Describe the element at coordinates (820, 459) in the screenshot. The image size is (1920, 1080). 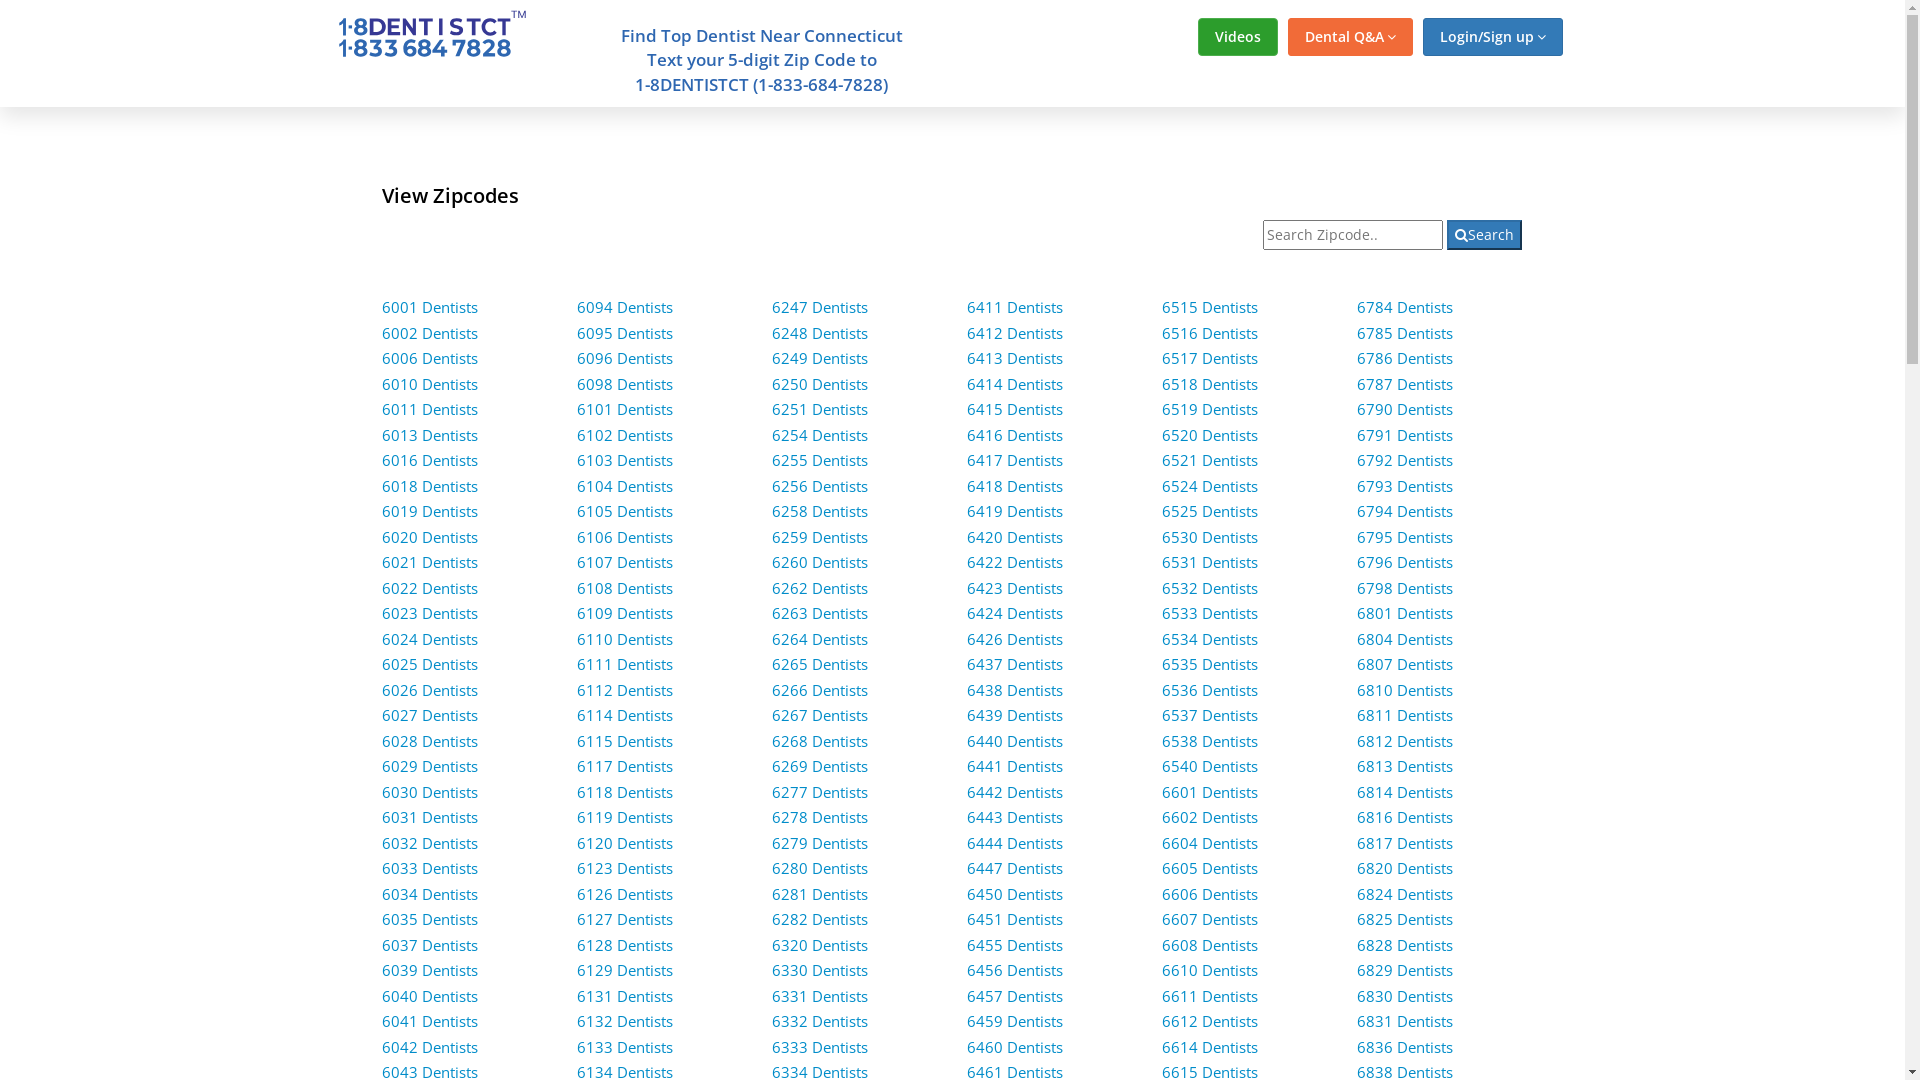
I see `'6255 Dentists'` at that location.